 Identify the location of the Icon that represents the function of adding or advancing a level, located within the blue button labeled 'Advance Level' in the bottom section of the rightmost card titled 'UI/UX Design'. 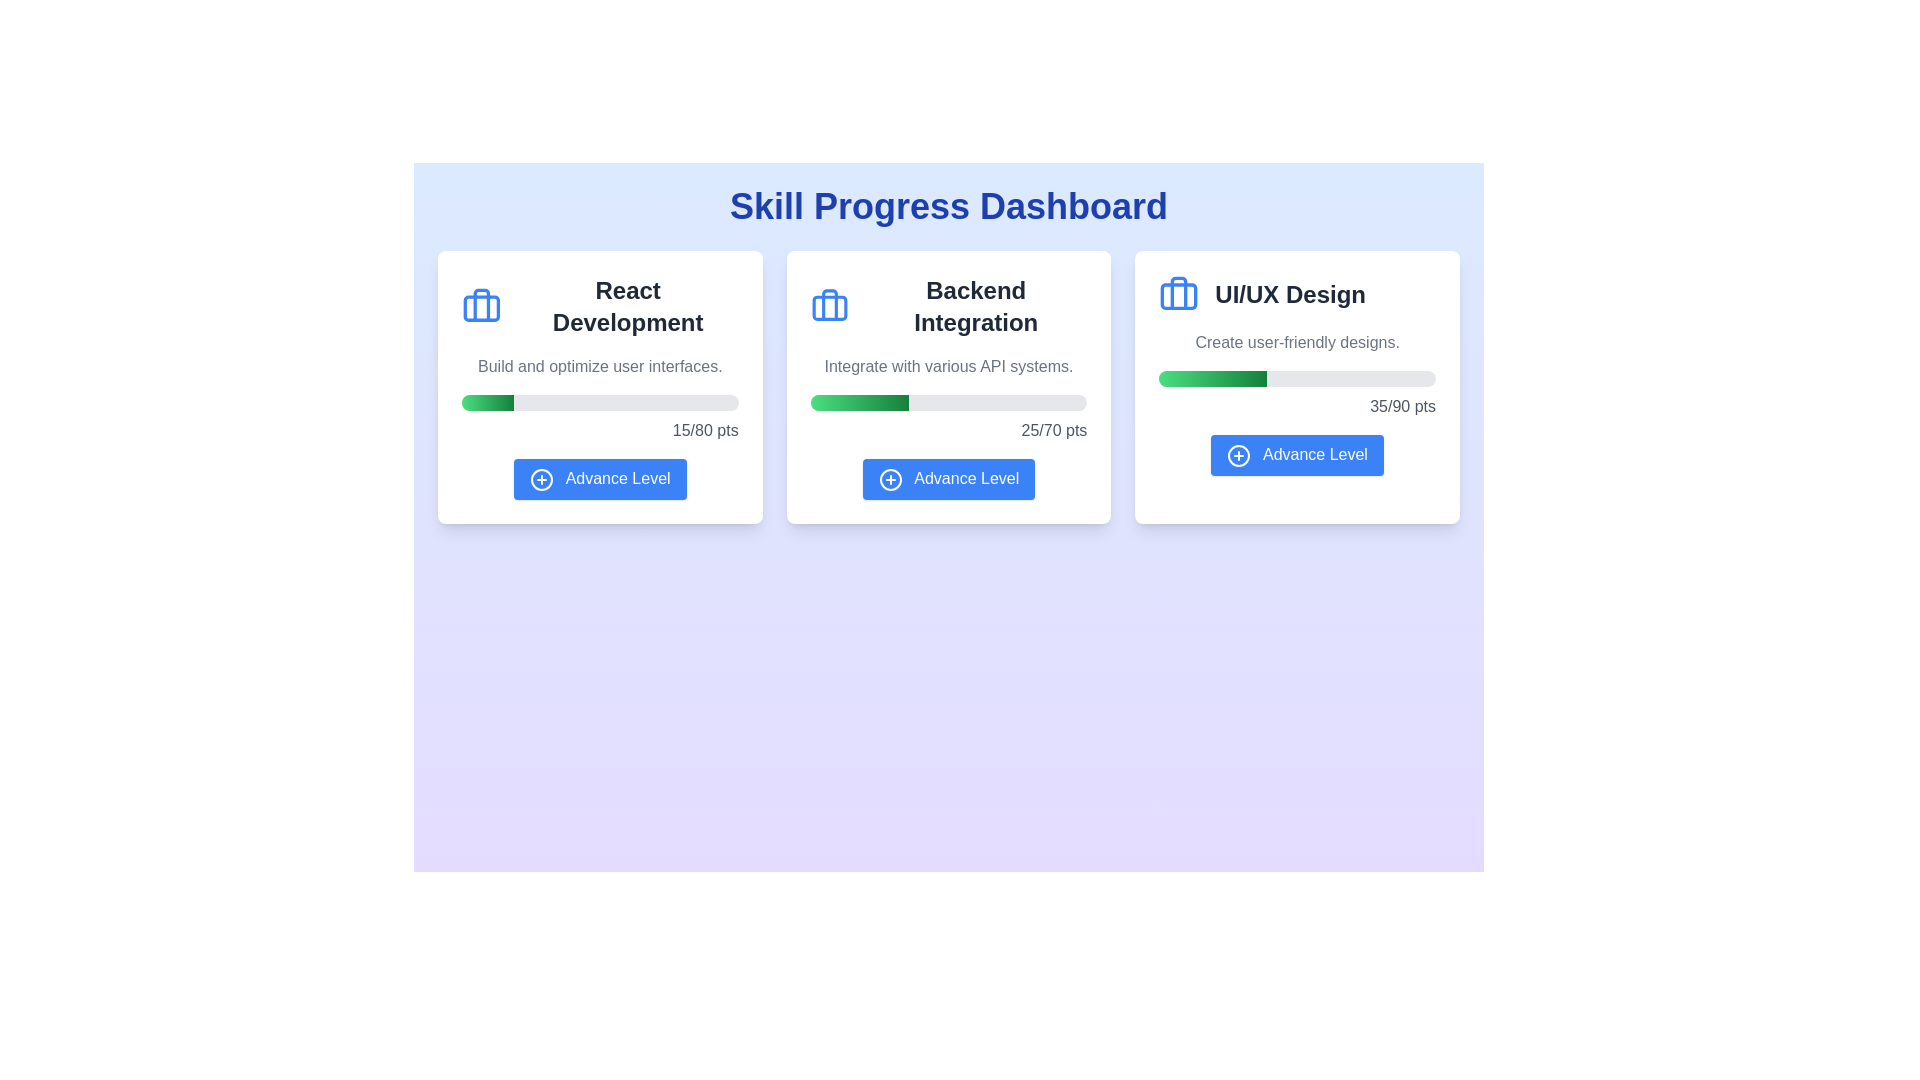
(1238, 455).